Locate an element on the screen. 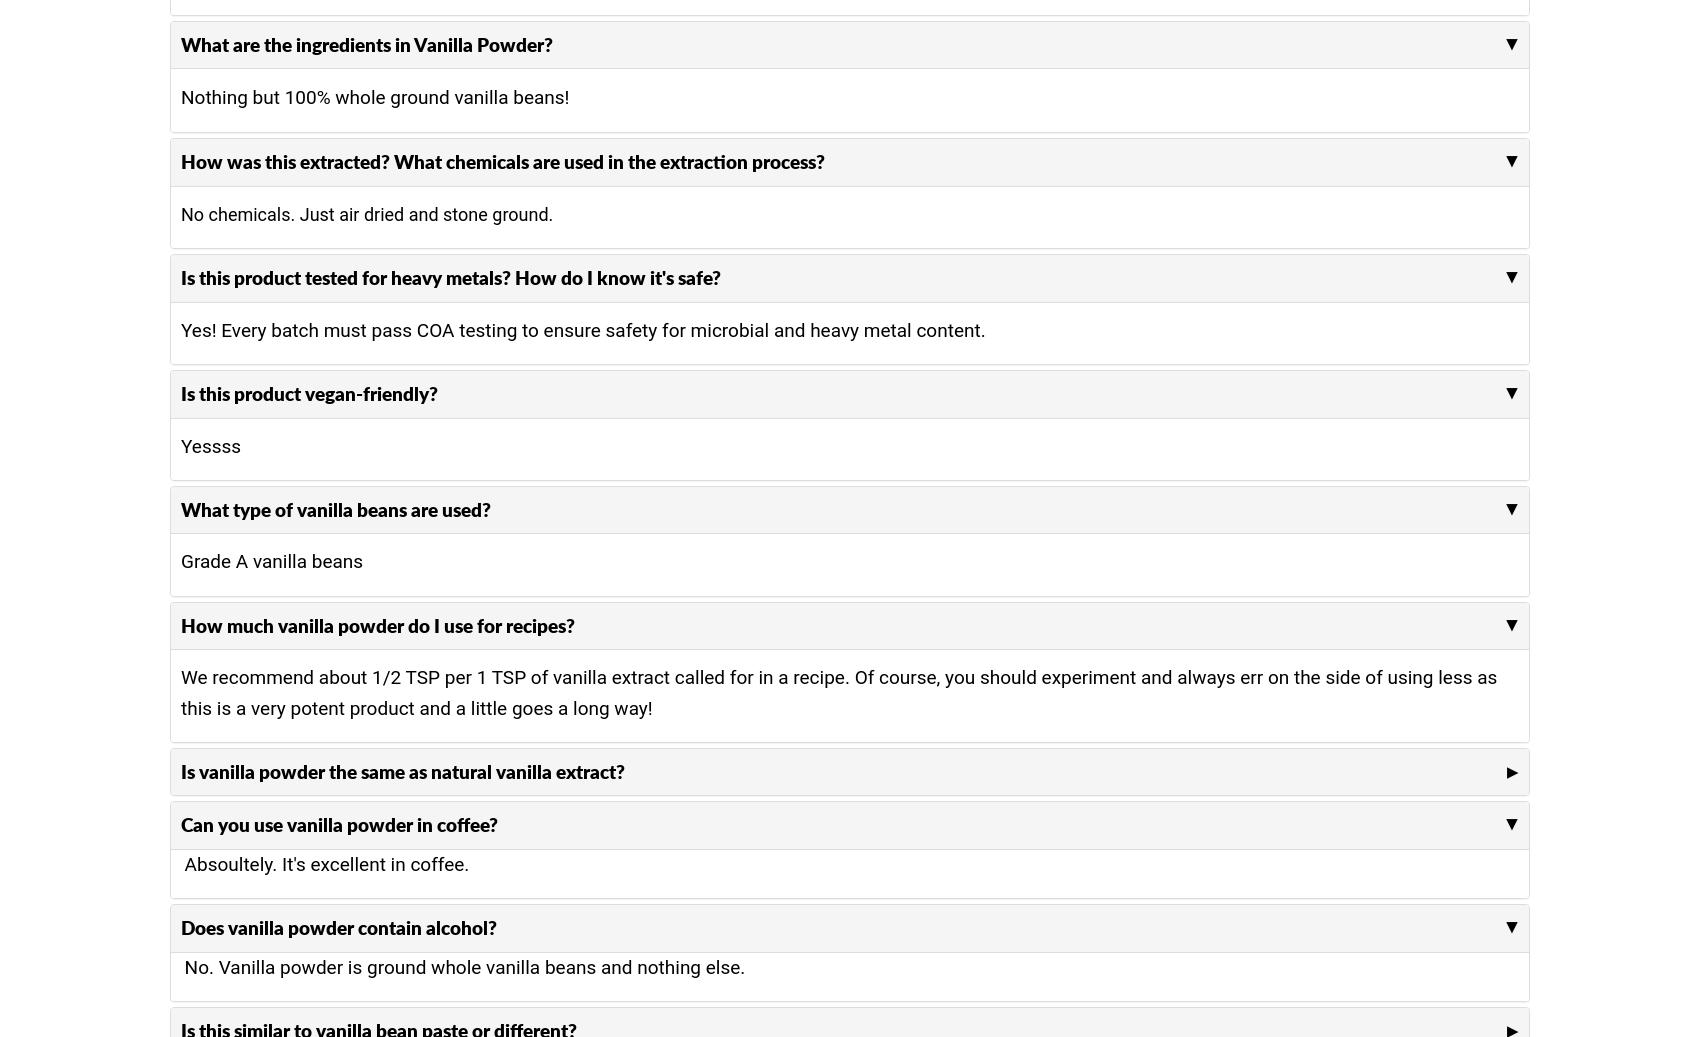  'Is this product tested for heavy metals? How do I know it's safe?' is located at coordinates (451, 276).